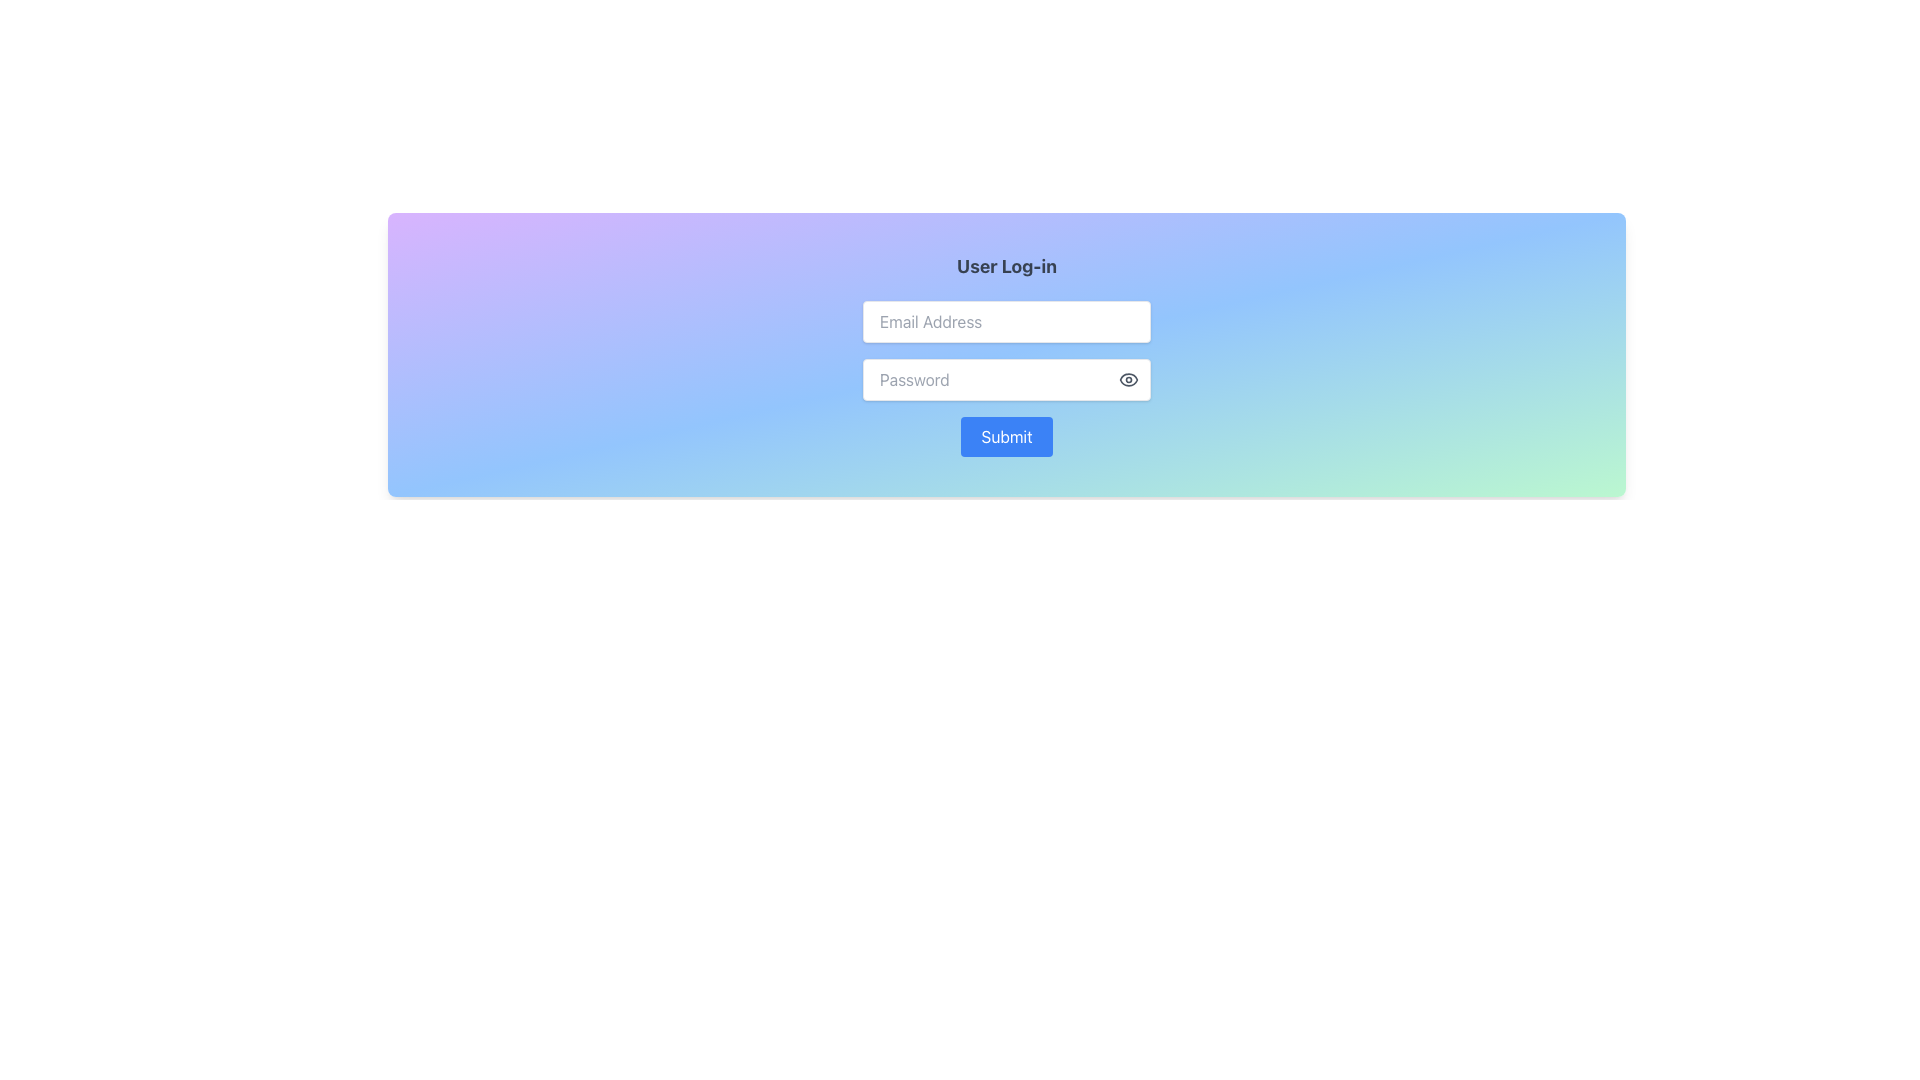  Describe the element at coordinates (1128, 380) in the screenshot. I see `the eye-shaped icon located at the right end of the password input field in the login interface` at that location.